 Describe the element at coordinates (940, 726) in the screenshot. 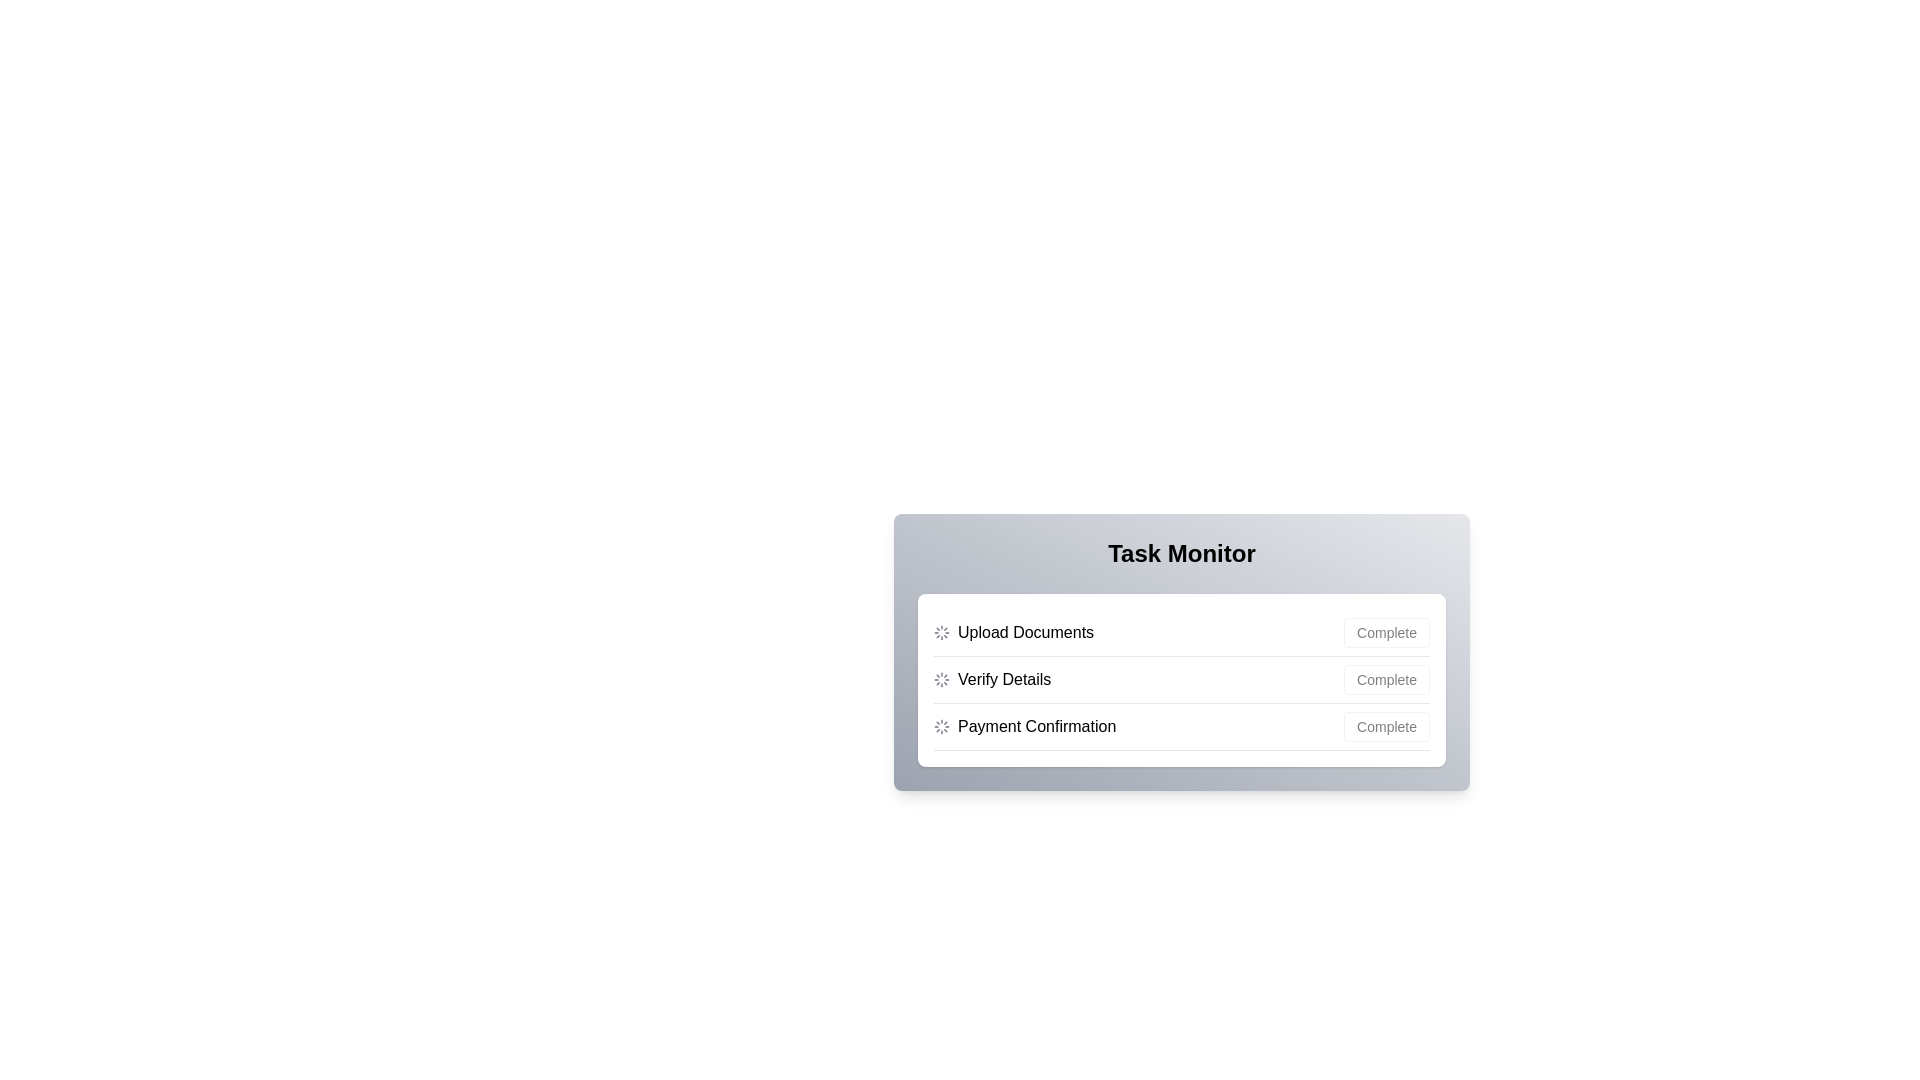

I see `the loading spinner or loader icon indicating that a 'Payment Confirmation' process is ongoing, which is positioned to the left of the label 'Payment Confirmation'` at that location.